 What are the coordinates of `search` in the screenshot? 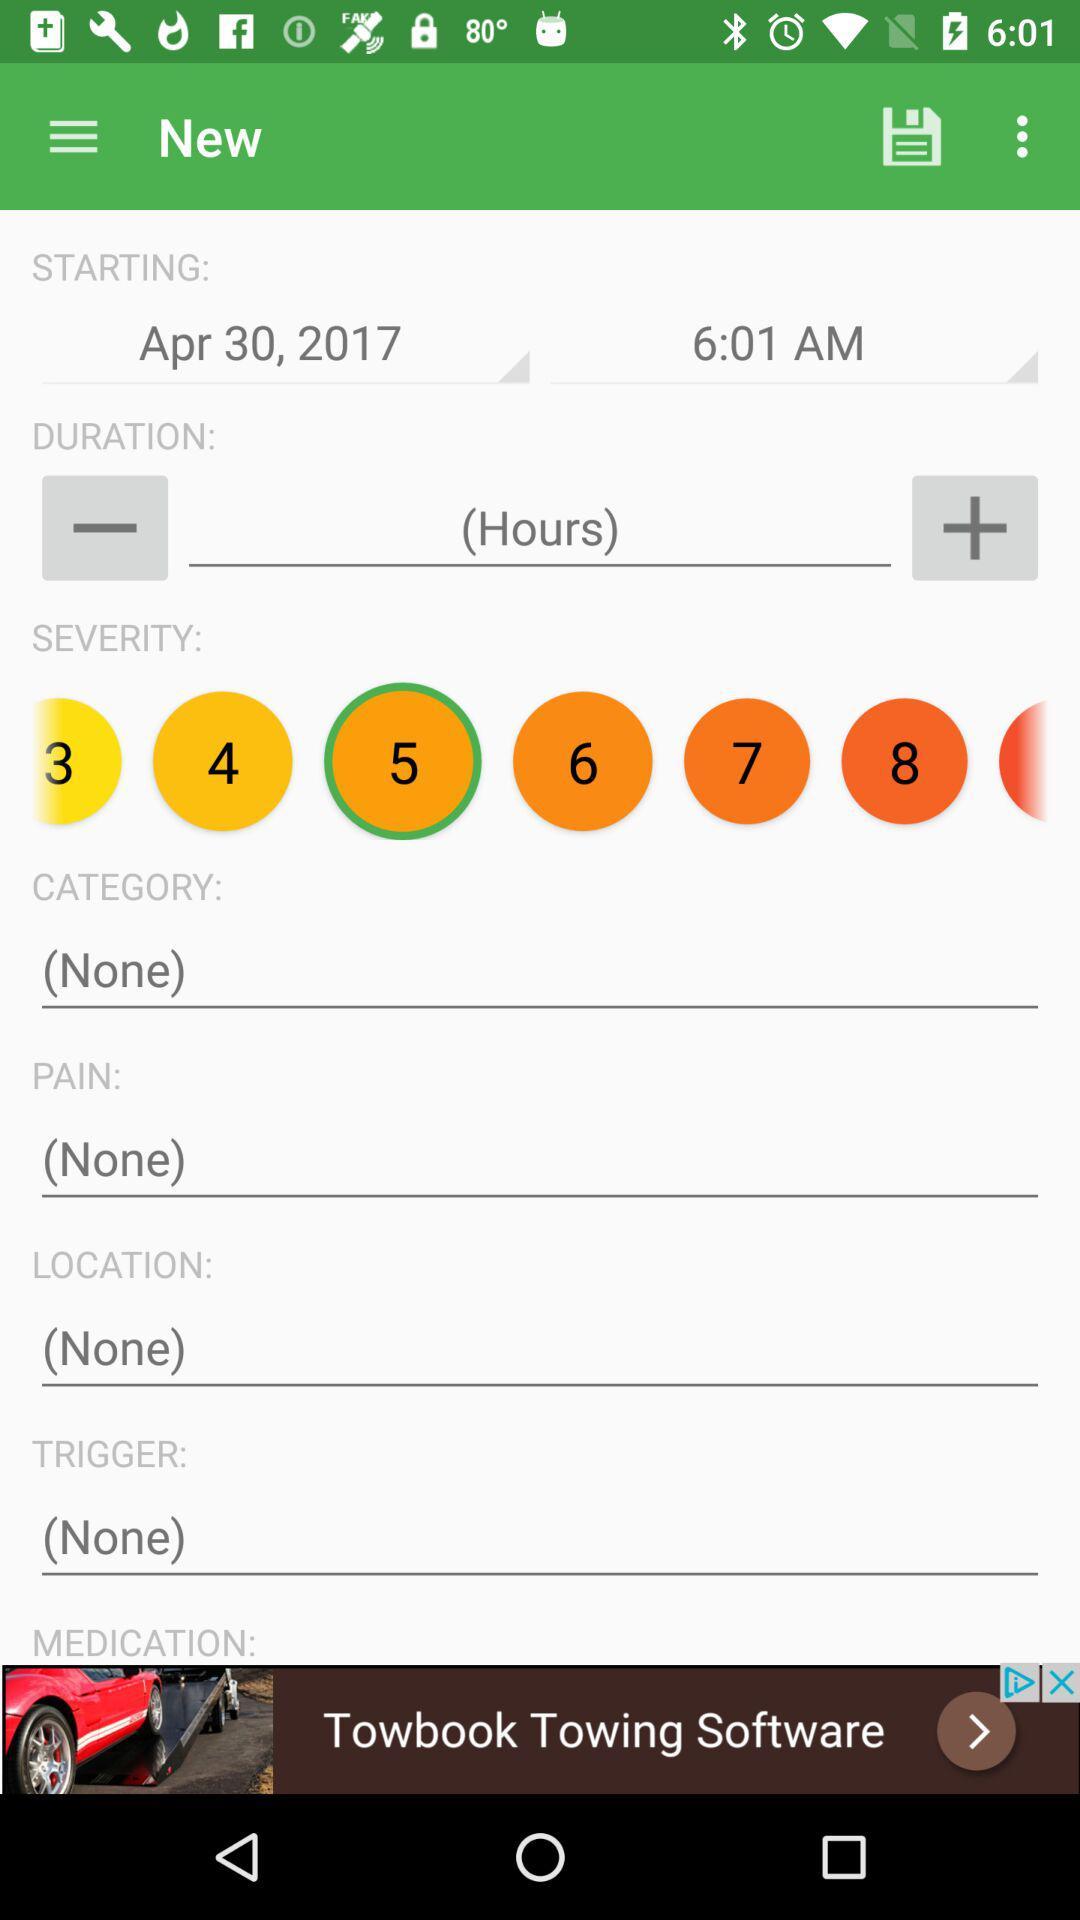 It's located at (72, 135).